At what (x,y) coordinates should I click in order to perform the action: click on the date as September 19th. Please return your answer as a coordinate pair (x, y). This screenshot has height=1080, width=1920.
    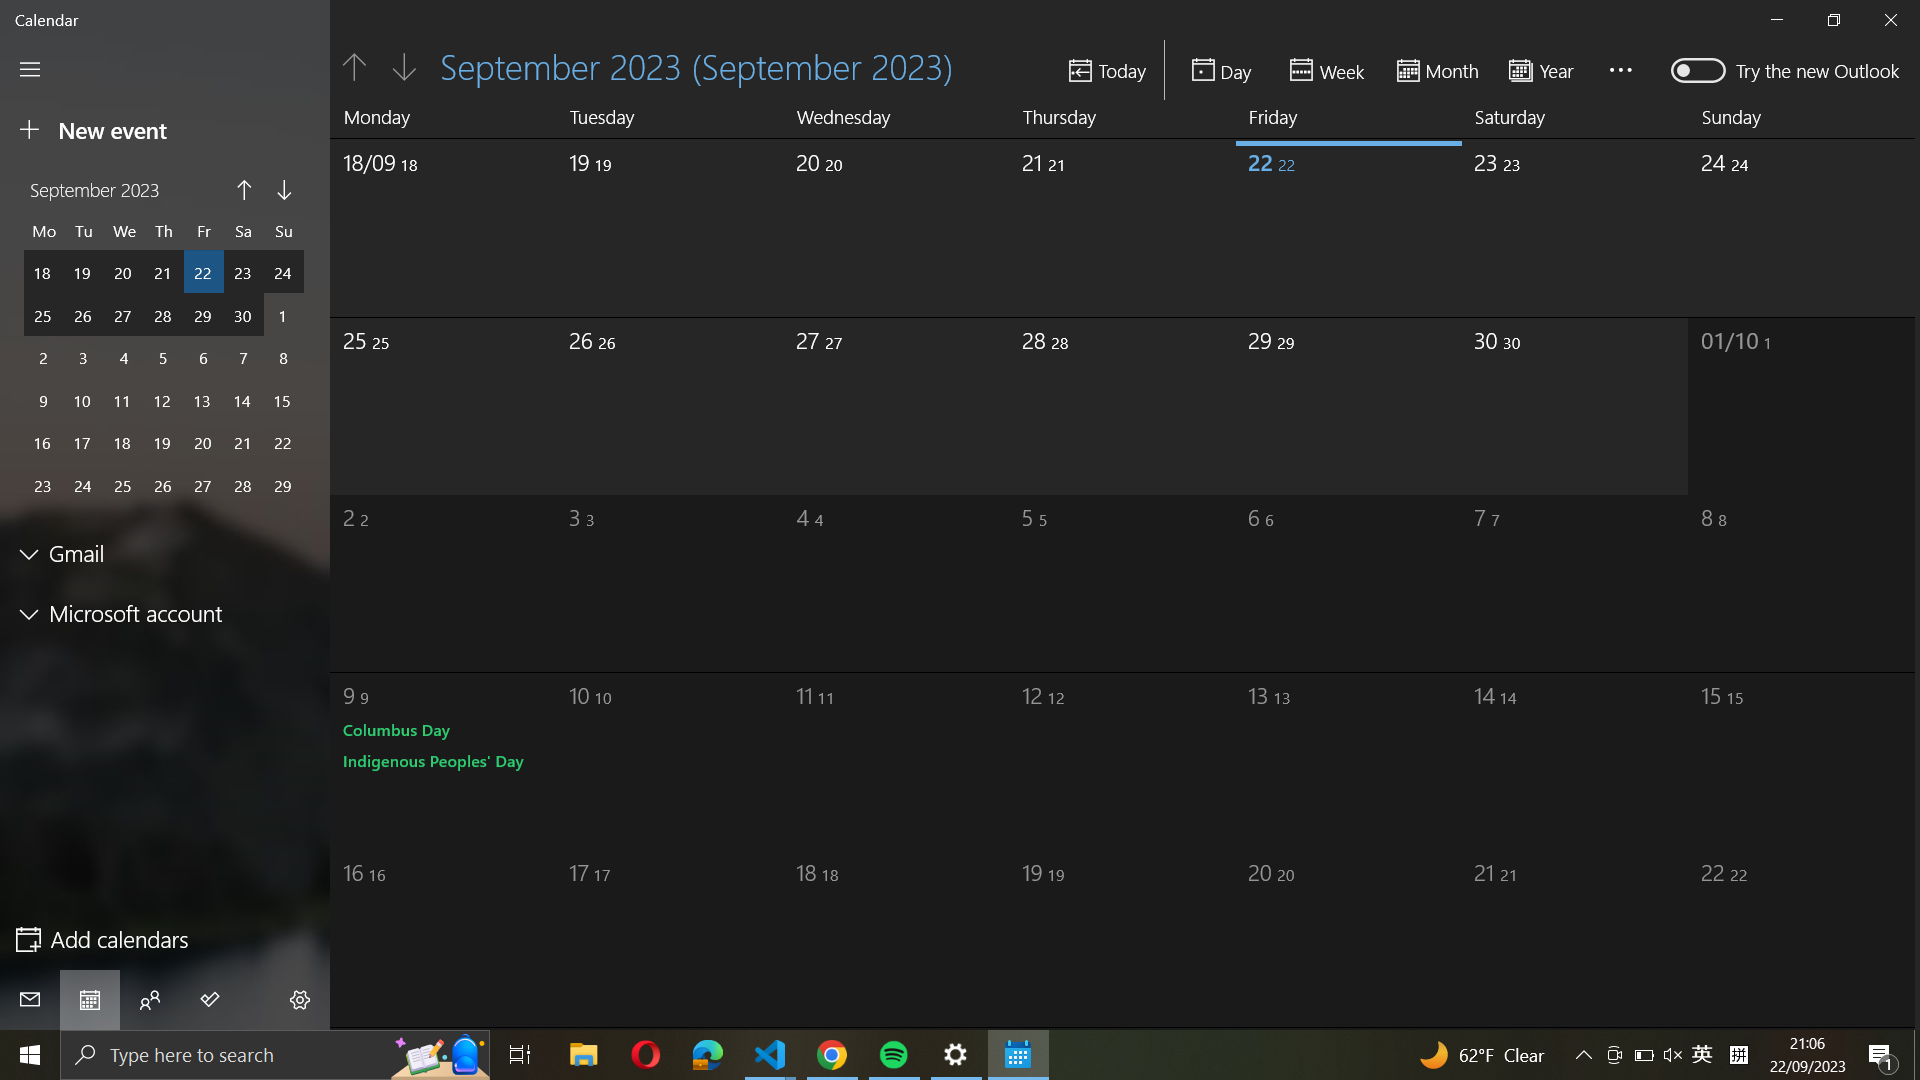
    Looking at the image, I should click on (627, 223).